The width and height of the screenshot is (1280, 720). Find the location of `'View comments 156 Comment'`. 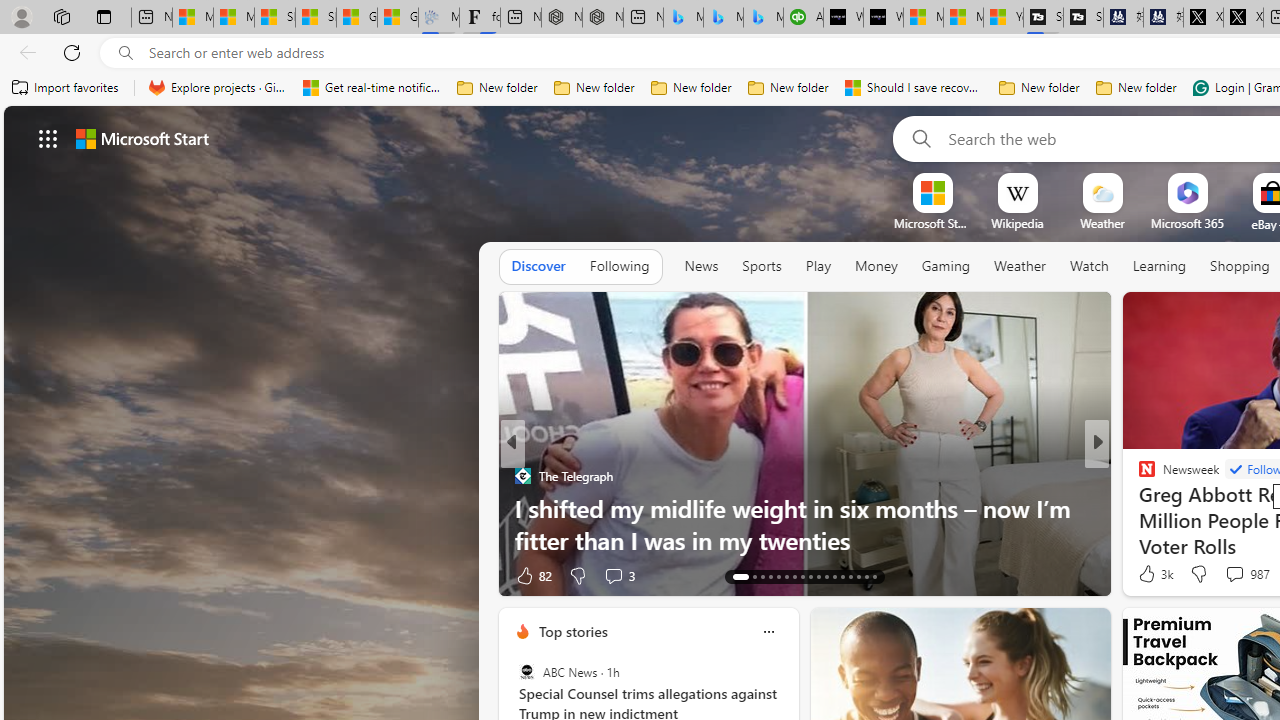

'View comments 156 Comment' is located at coordinates (1234, 575).